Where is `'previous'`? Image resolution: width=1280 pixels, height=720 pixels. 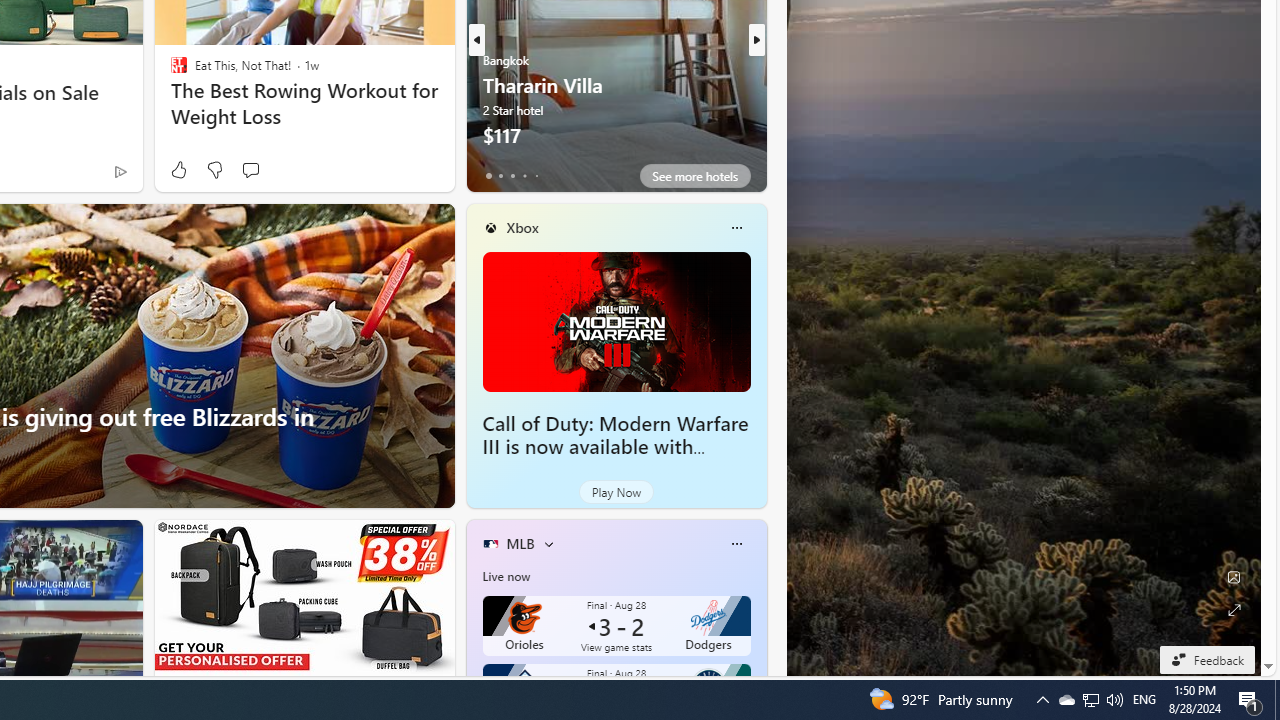 'previous' is located at coordinates (475, 39).